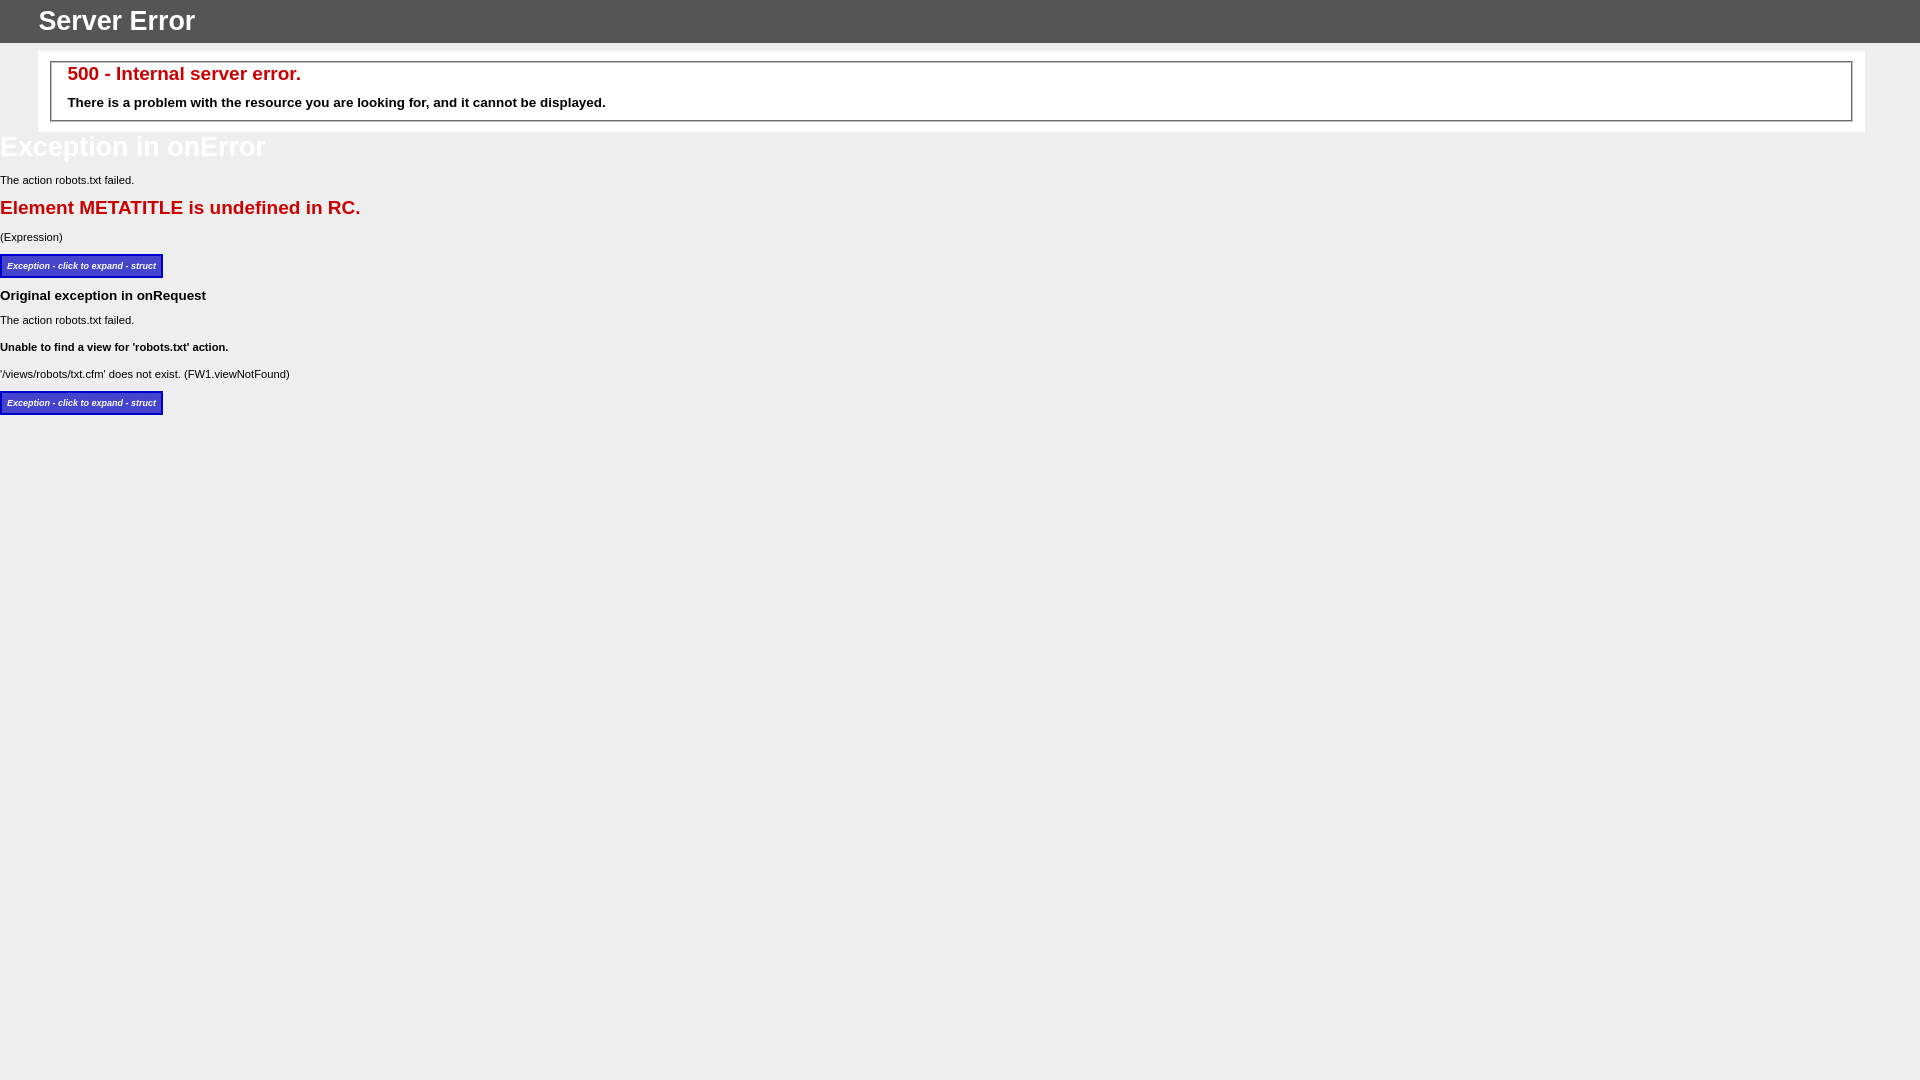 The image size is (1920, 1080). What do you see at coordinates (80, 402) in the screenshot?
I see `'Exception - click to expand - struct'` at bounding box center [80, 402].